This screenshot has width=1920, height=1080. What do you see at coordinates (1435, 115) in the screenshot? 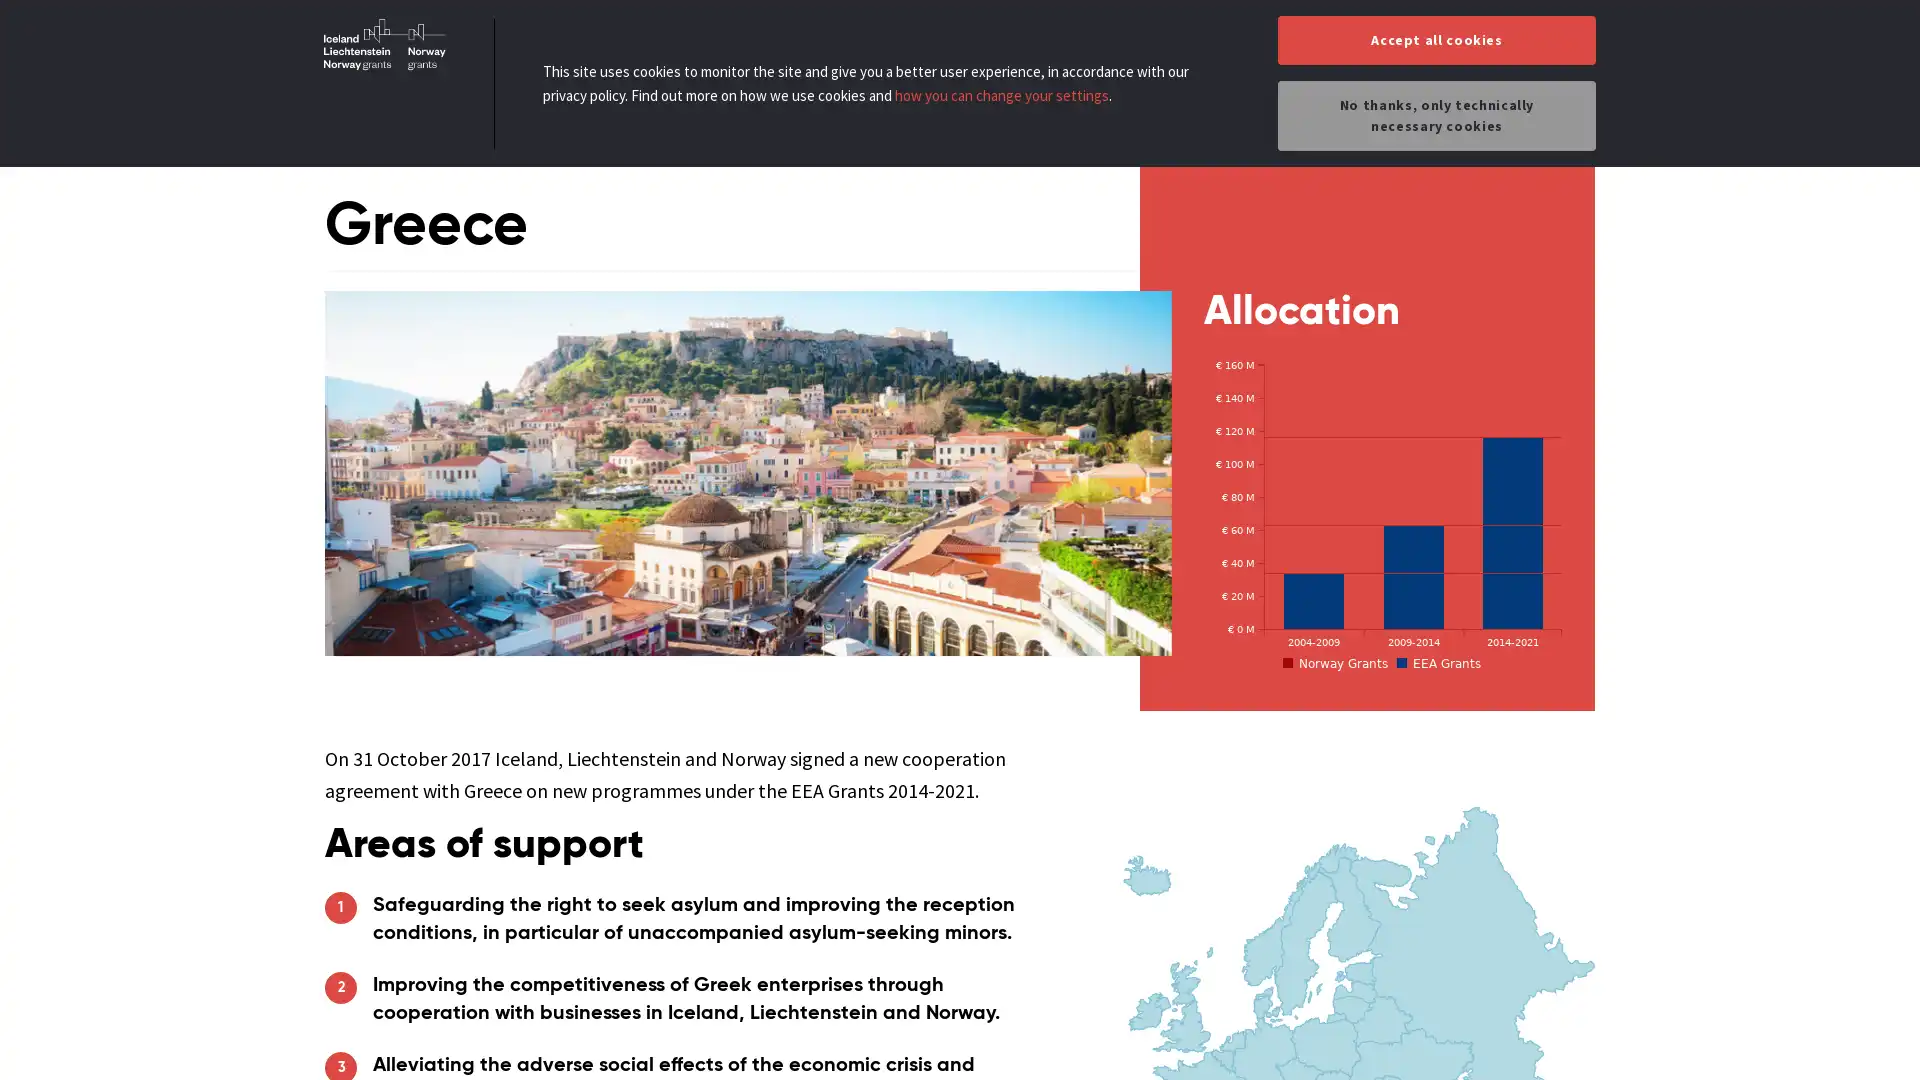
I see `No thanks, only technically necessary cookies` at bounding box center [1435, 115].